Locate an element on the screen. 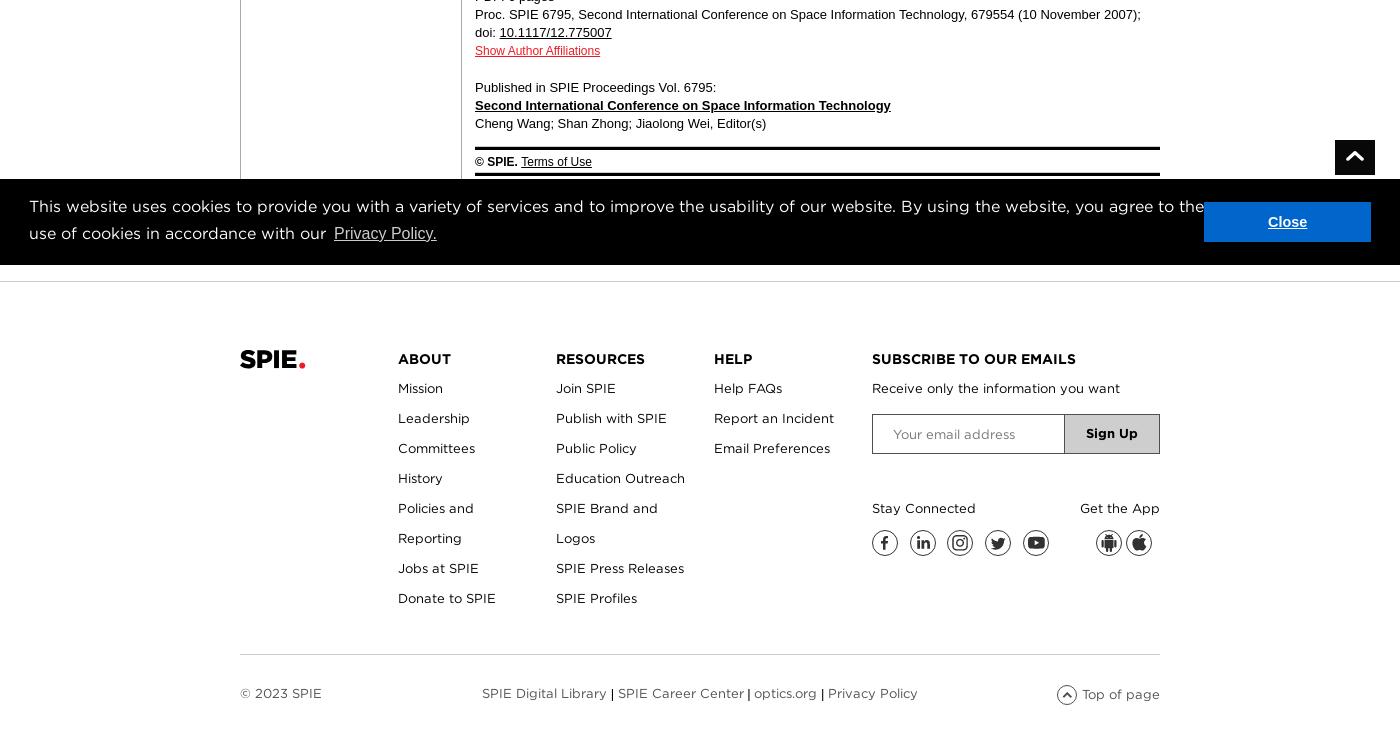  'Published in SPIE Proceedings Vol. 6795:' is located at coordinates (595, 86).